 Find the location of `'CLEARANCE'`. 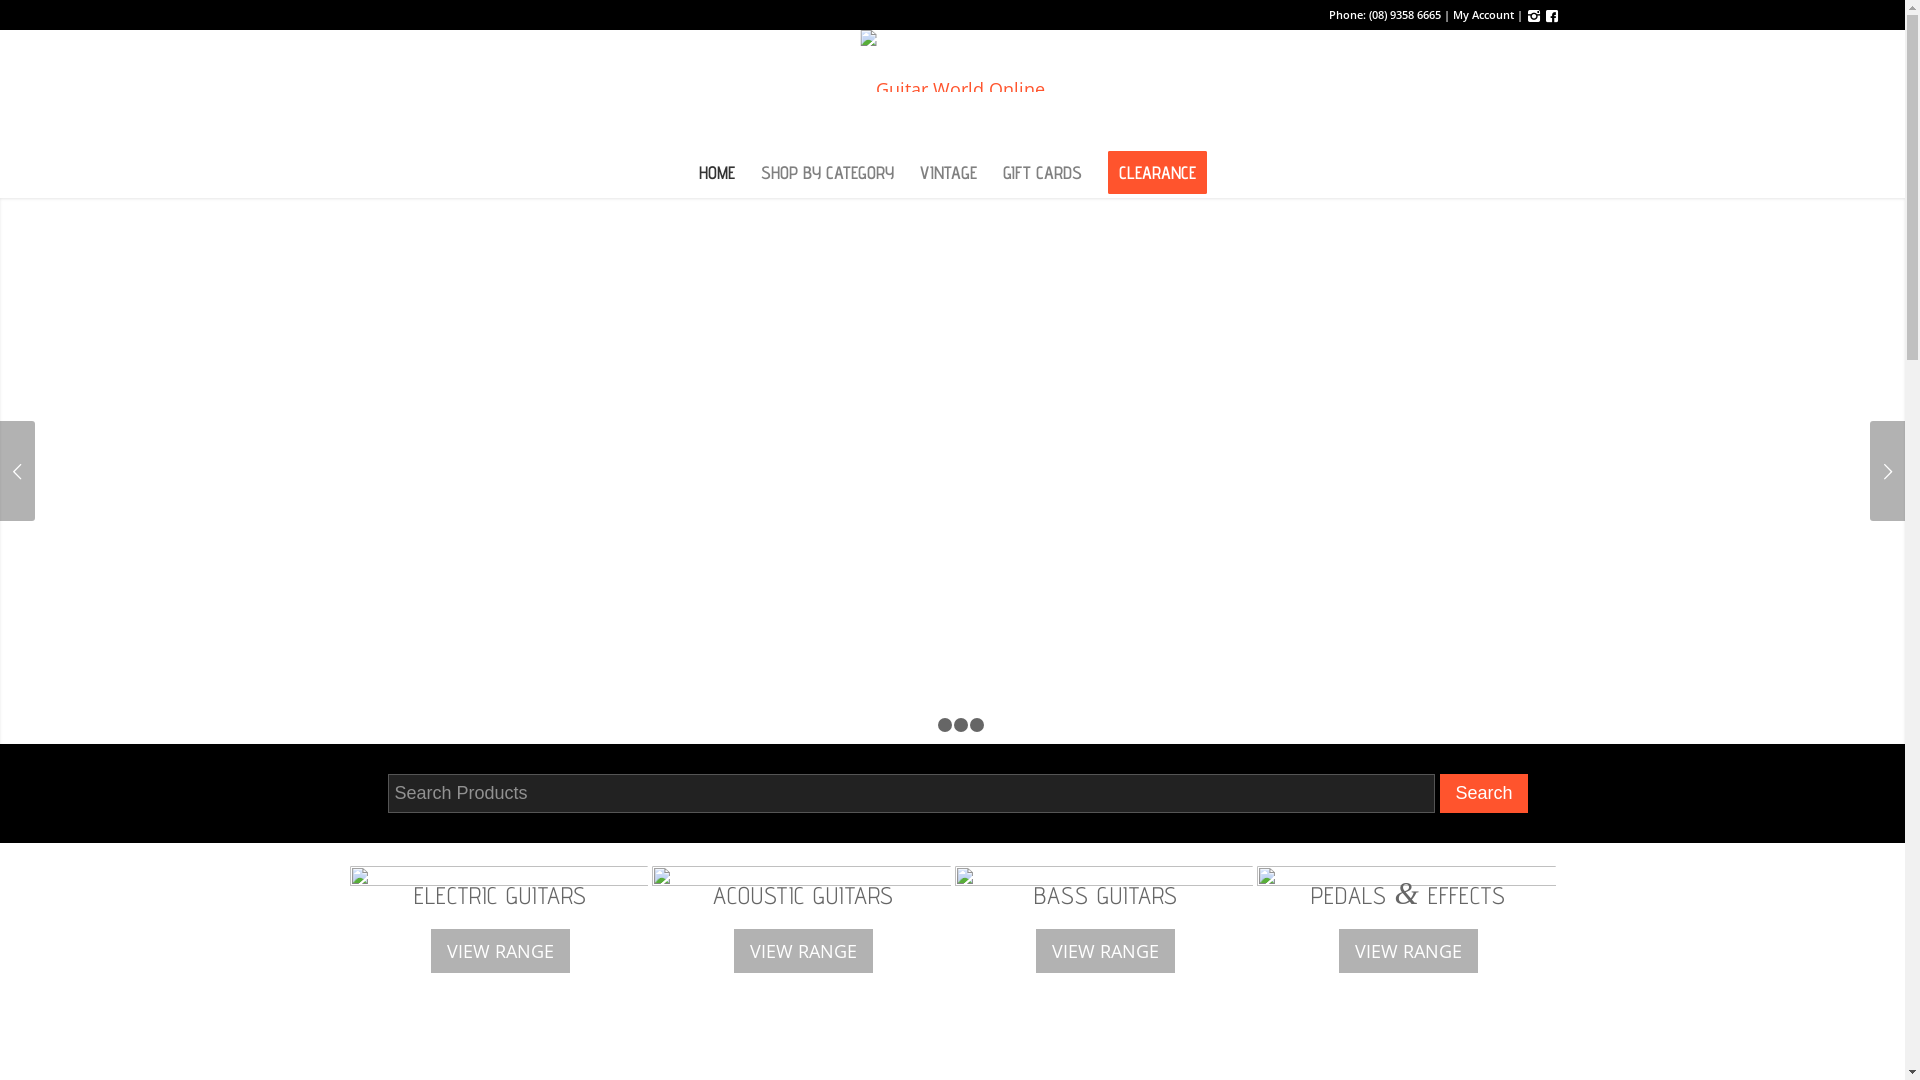

'CLEARANCE' is located at coordinates (1156, 172).